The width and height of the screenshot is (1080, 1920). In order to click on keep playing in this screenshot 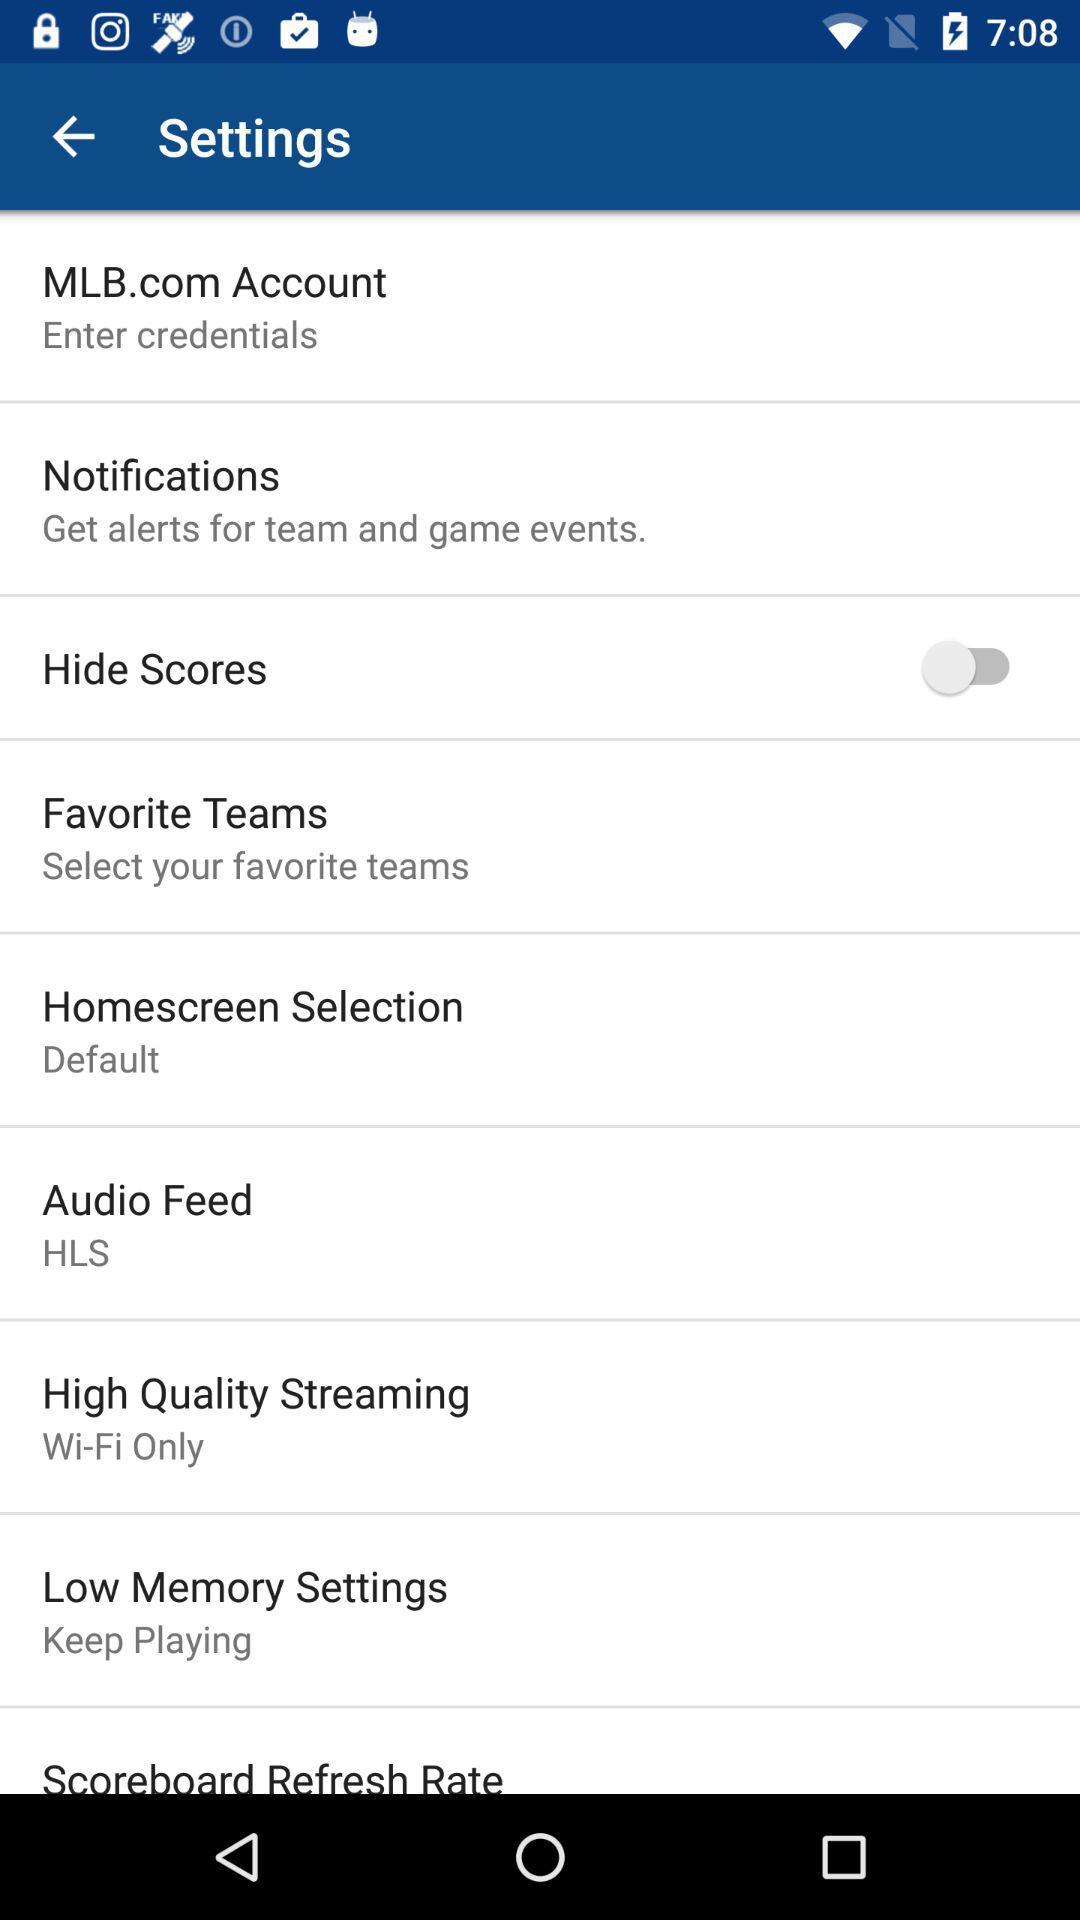, I will do `click(145, 1638)`.